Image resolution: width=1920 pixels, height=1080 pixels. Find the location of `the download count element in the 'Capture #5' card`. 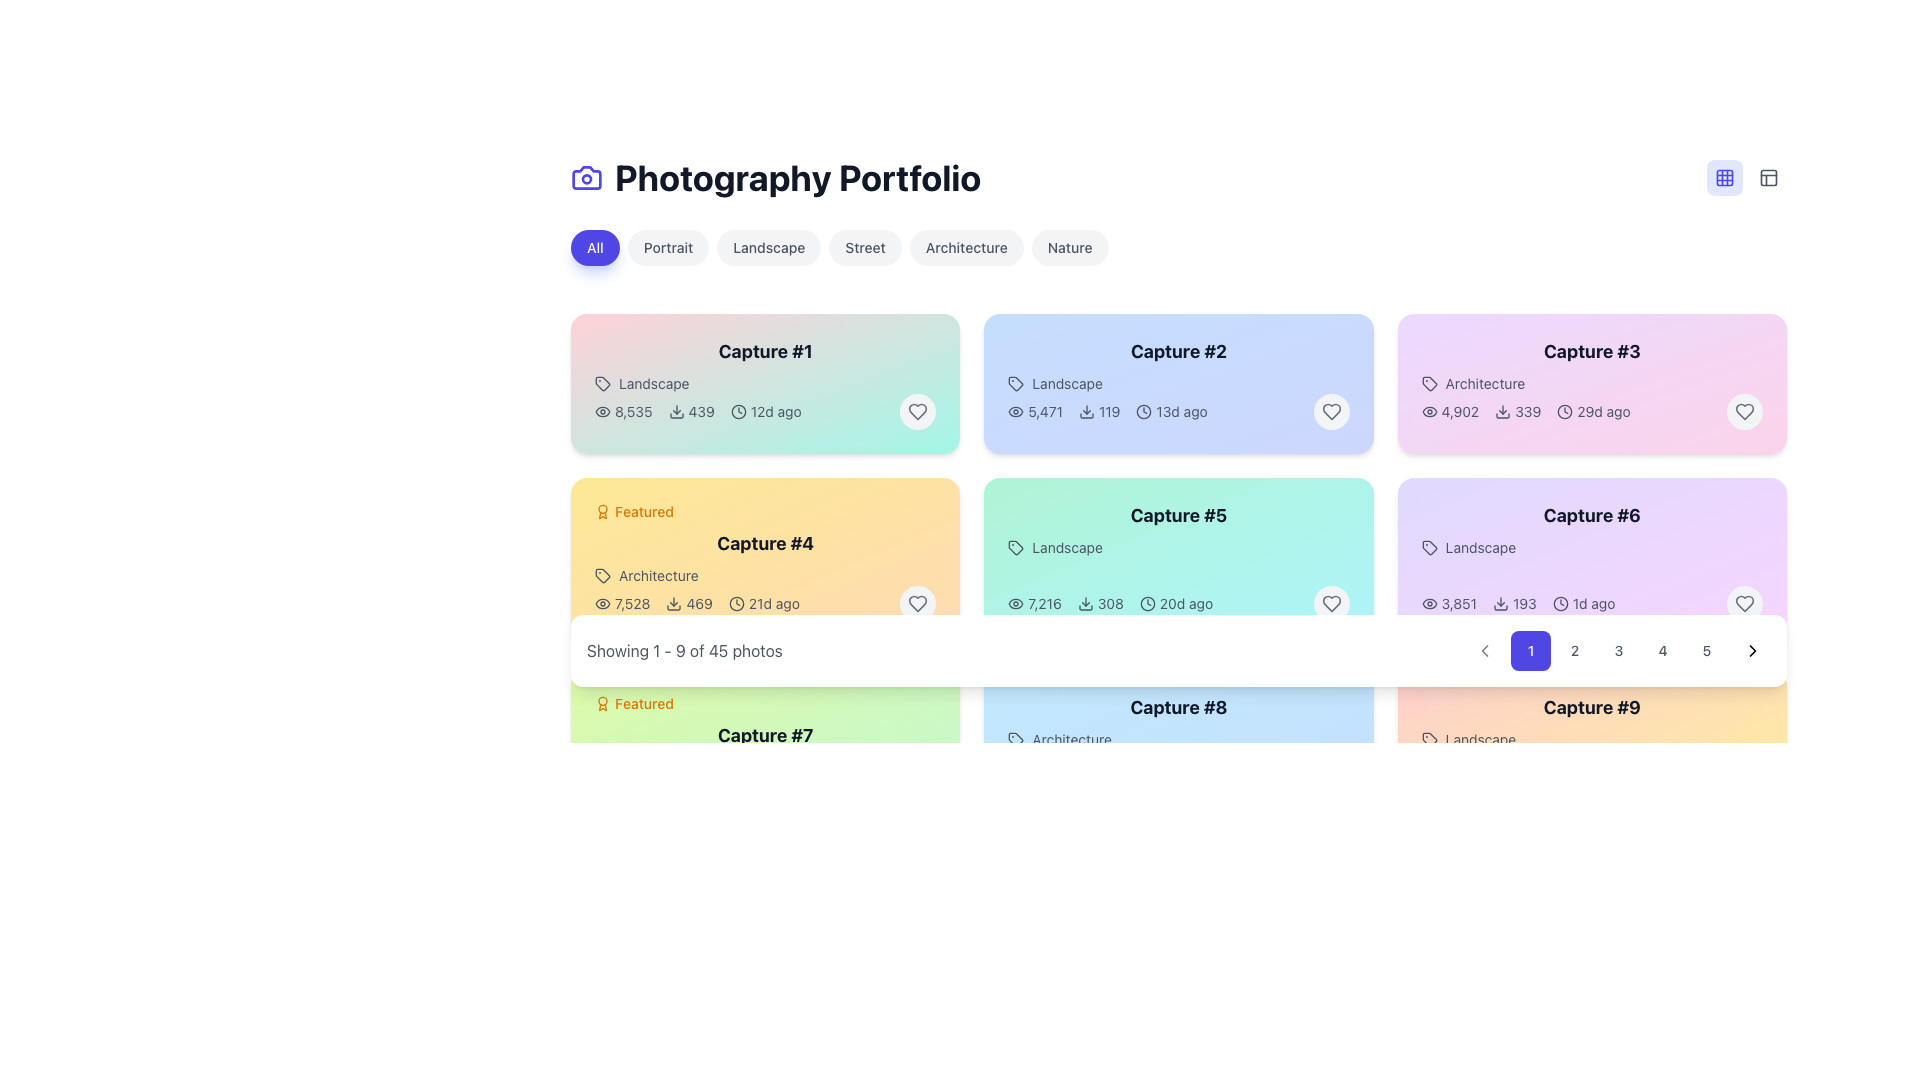

the download count element in the 'Capture #5' card is located at coordinates (1099, 603).